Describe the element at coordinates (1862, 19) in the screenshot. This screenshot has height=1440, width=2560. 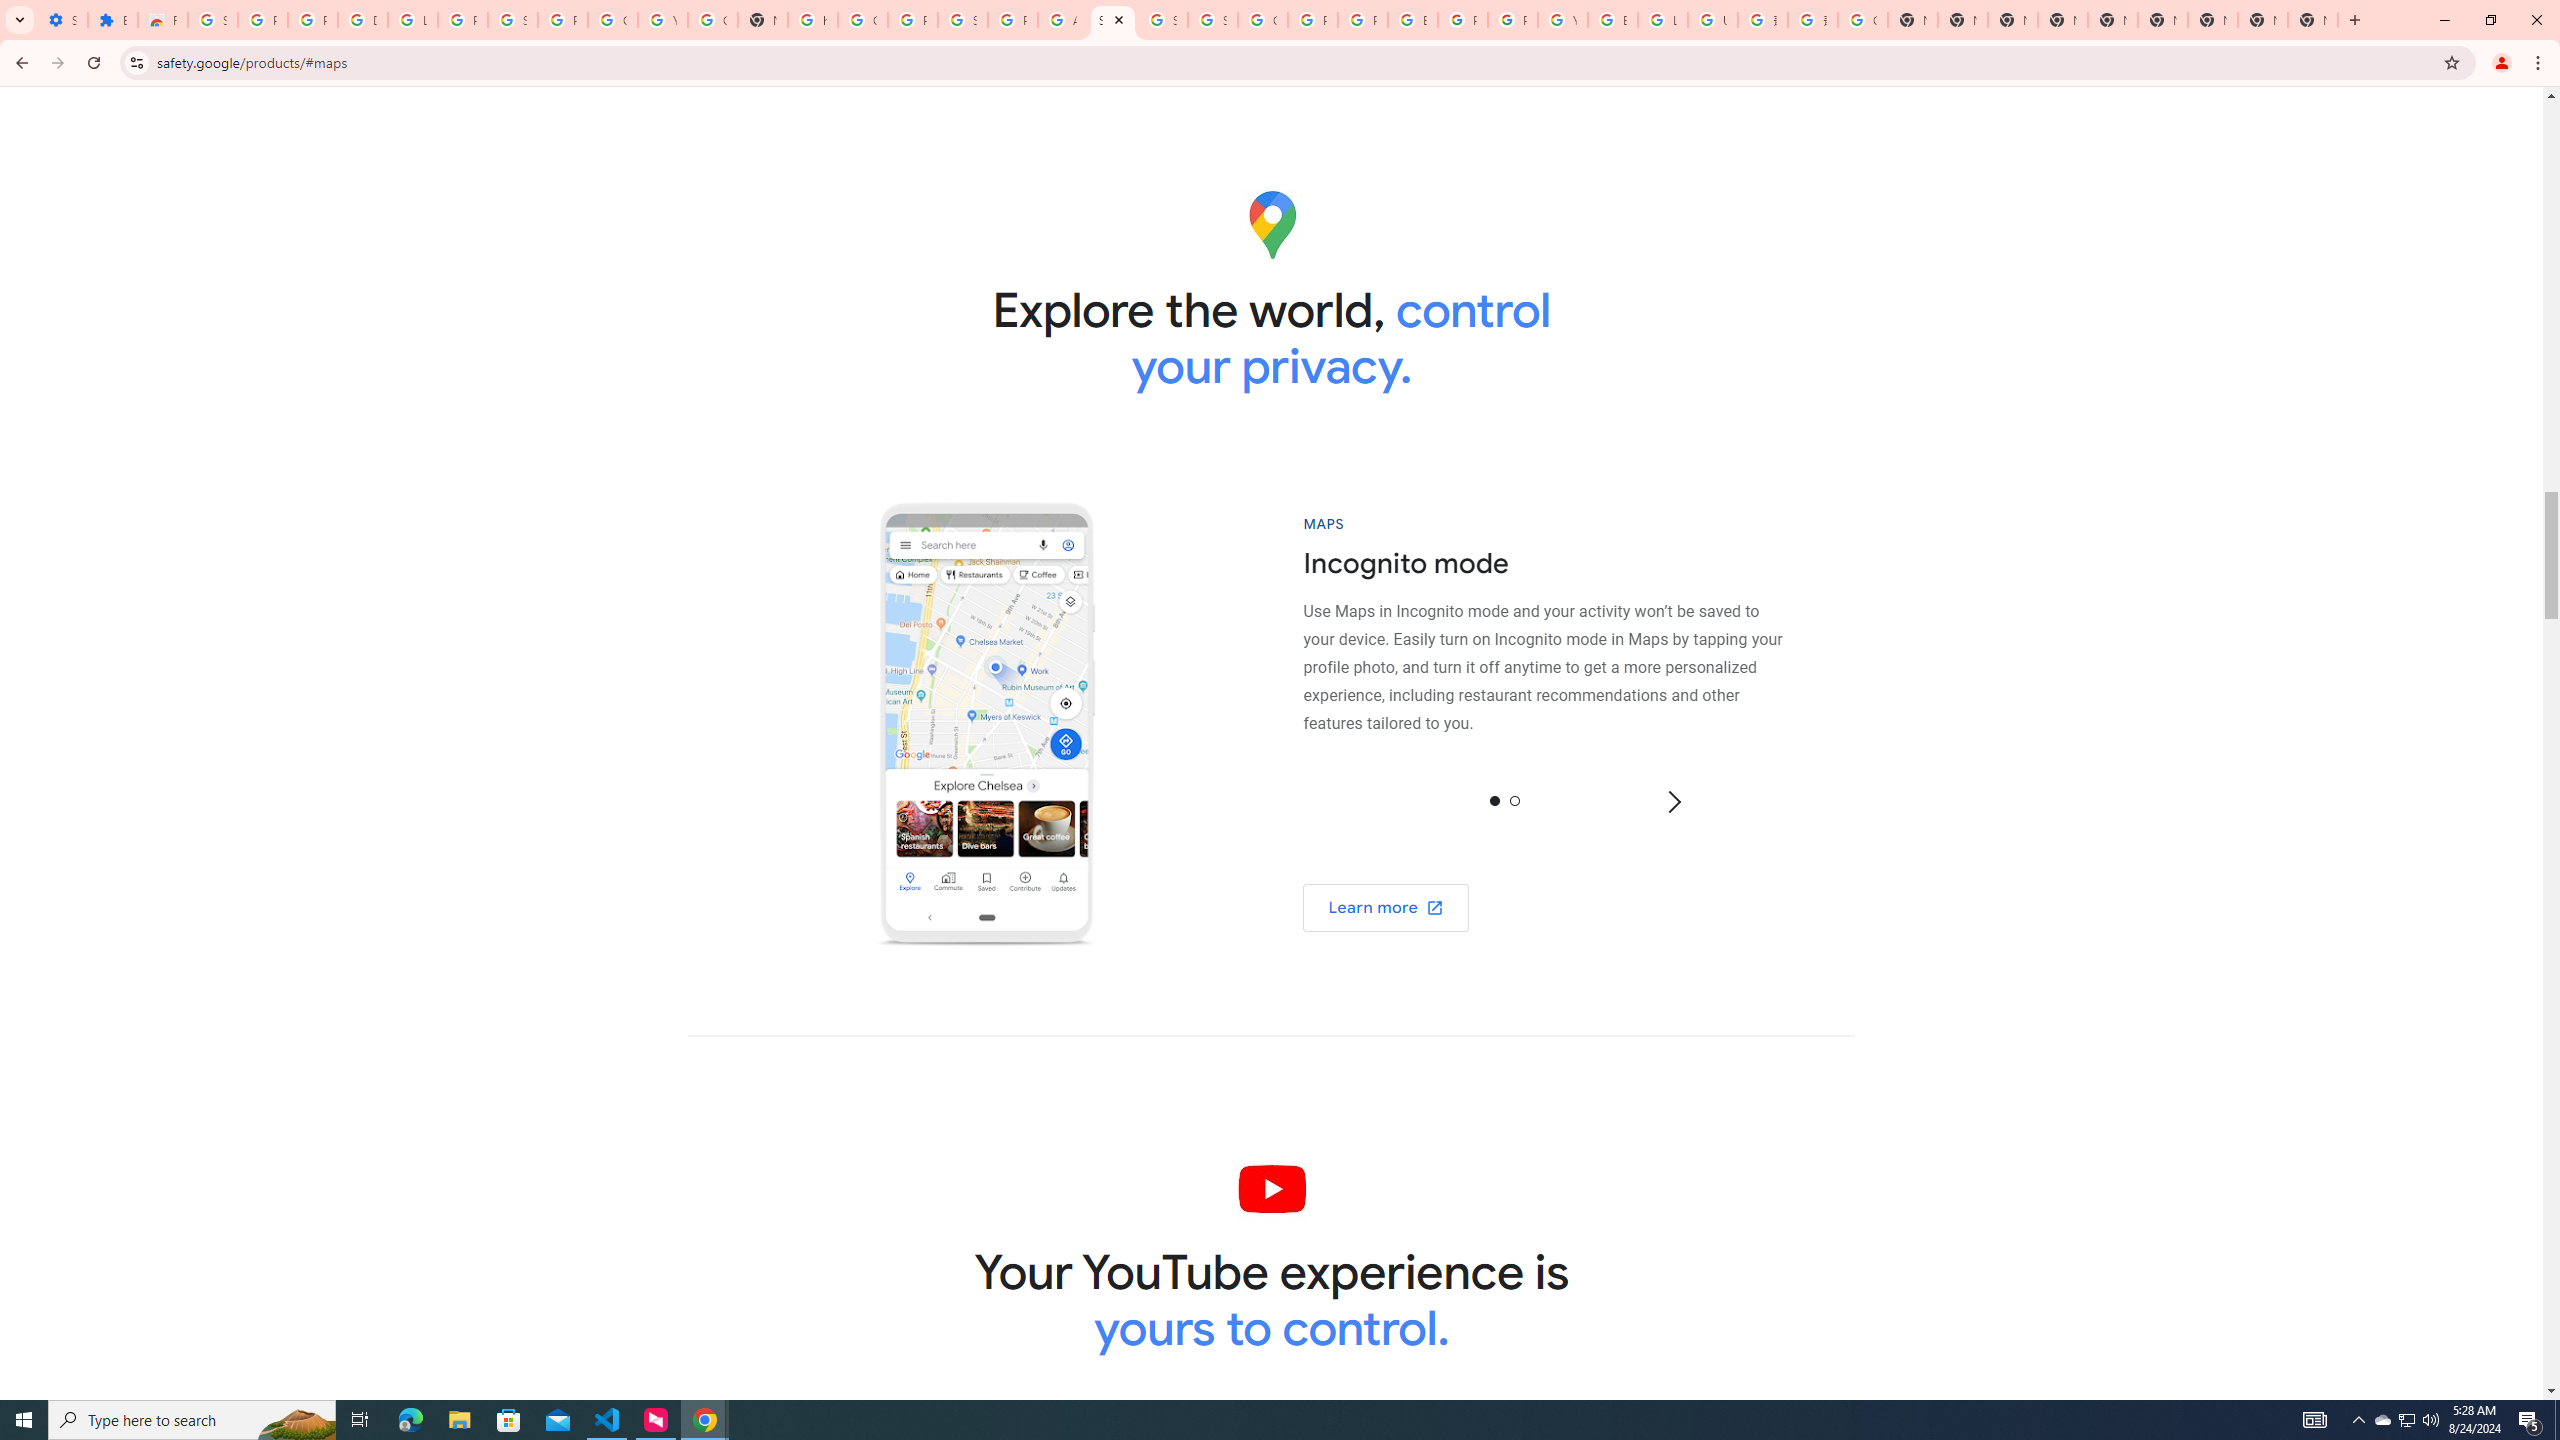
I see `'Google Images'` at that location.